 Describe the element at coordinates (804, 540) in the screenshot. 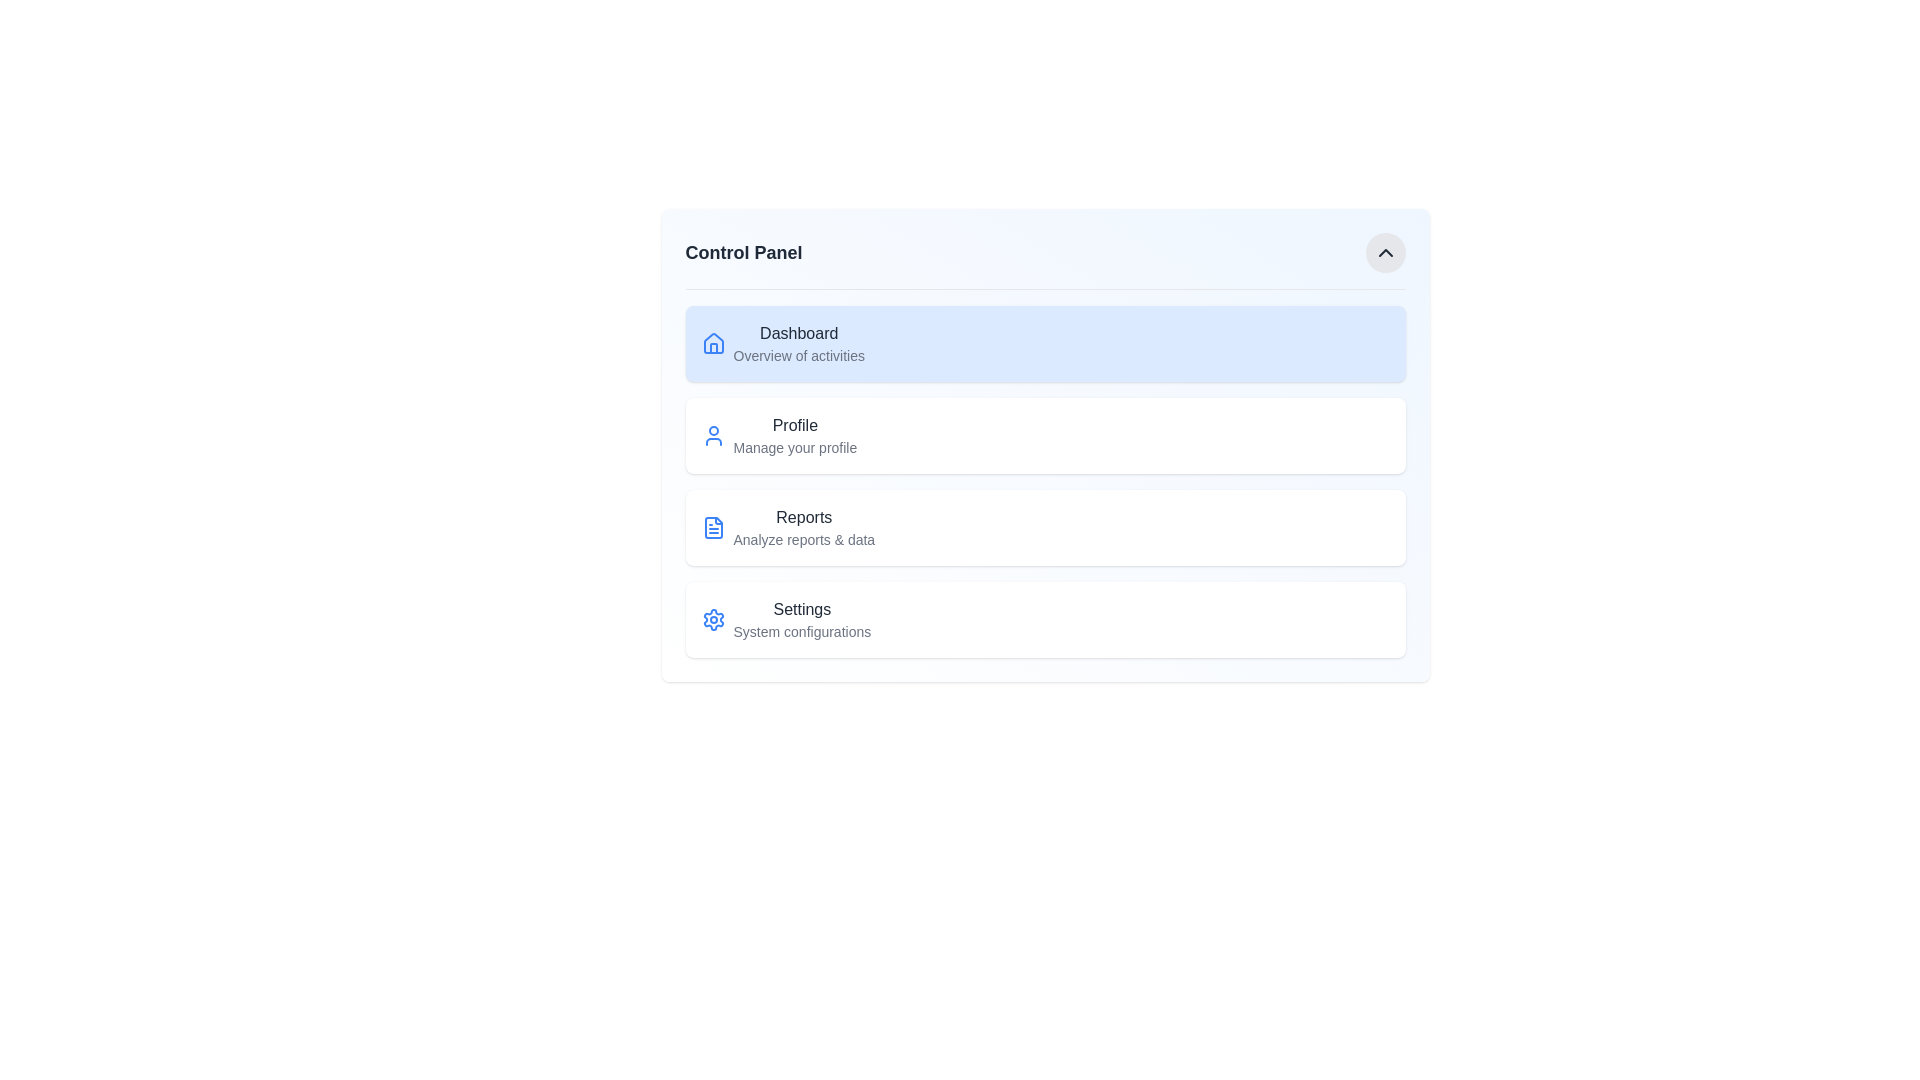

I see `the static text element that says 'Analyze reports & data', which is located below the 'Reports' title in the Reports section of the interface` at that location.